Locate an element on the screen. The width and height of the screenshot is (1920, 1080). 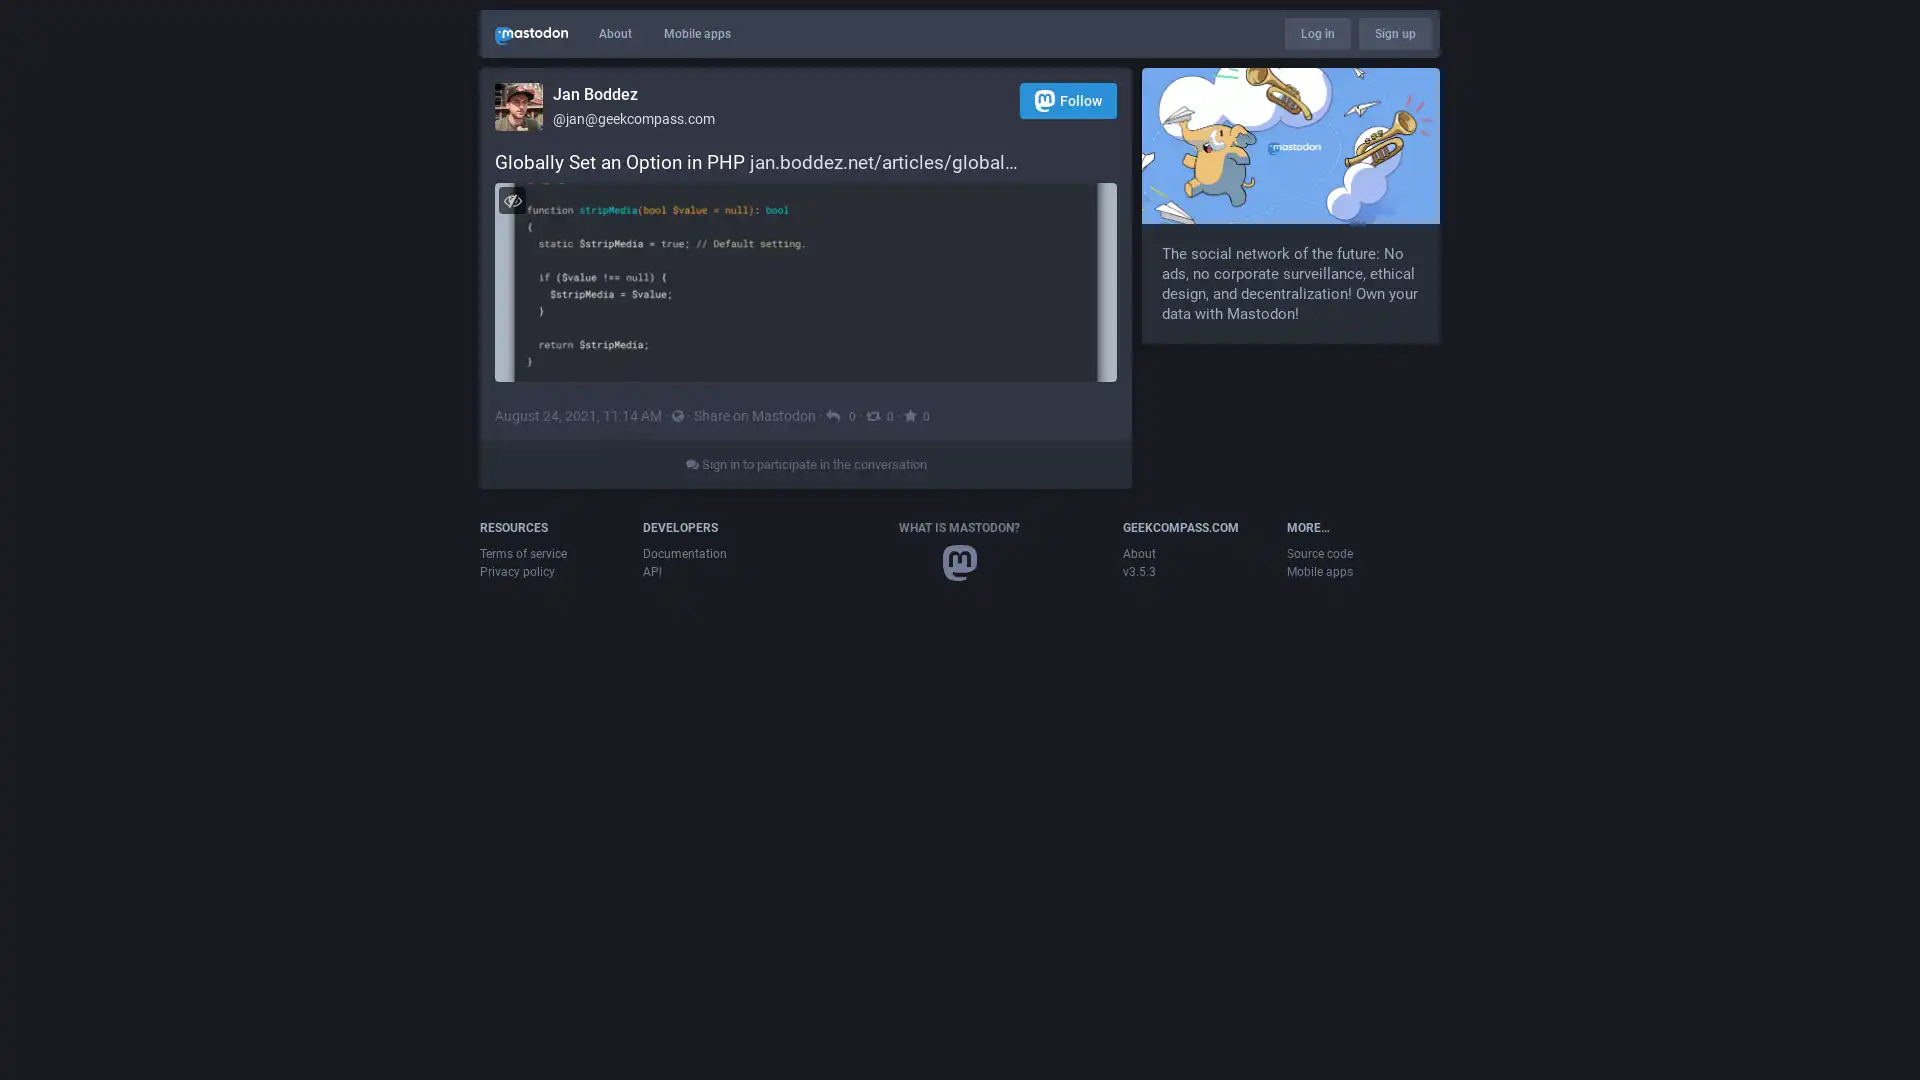
Hide image is located at coordinates (512, 200).